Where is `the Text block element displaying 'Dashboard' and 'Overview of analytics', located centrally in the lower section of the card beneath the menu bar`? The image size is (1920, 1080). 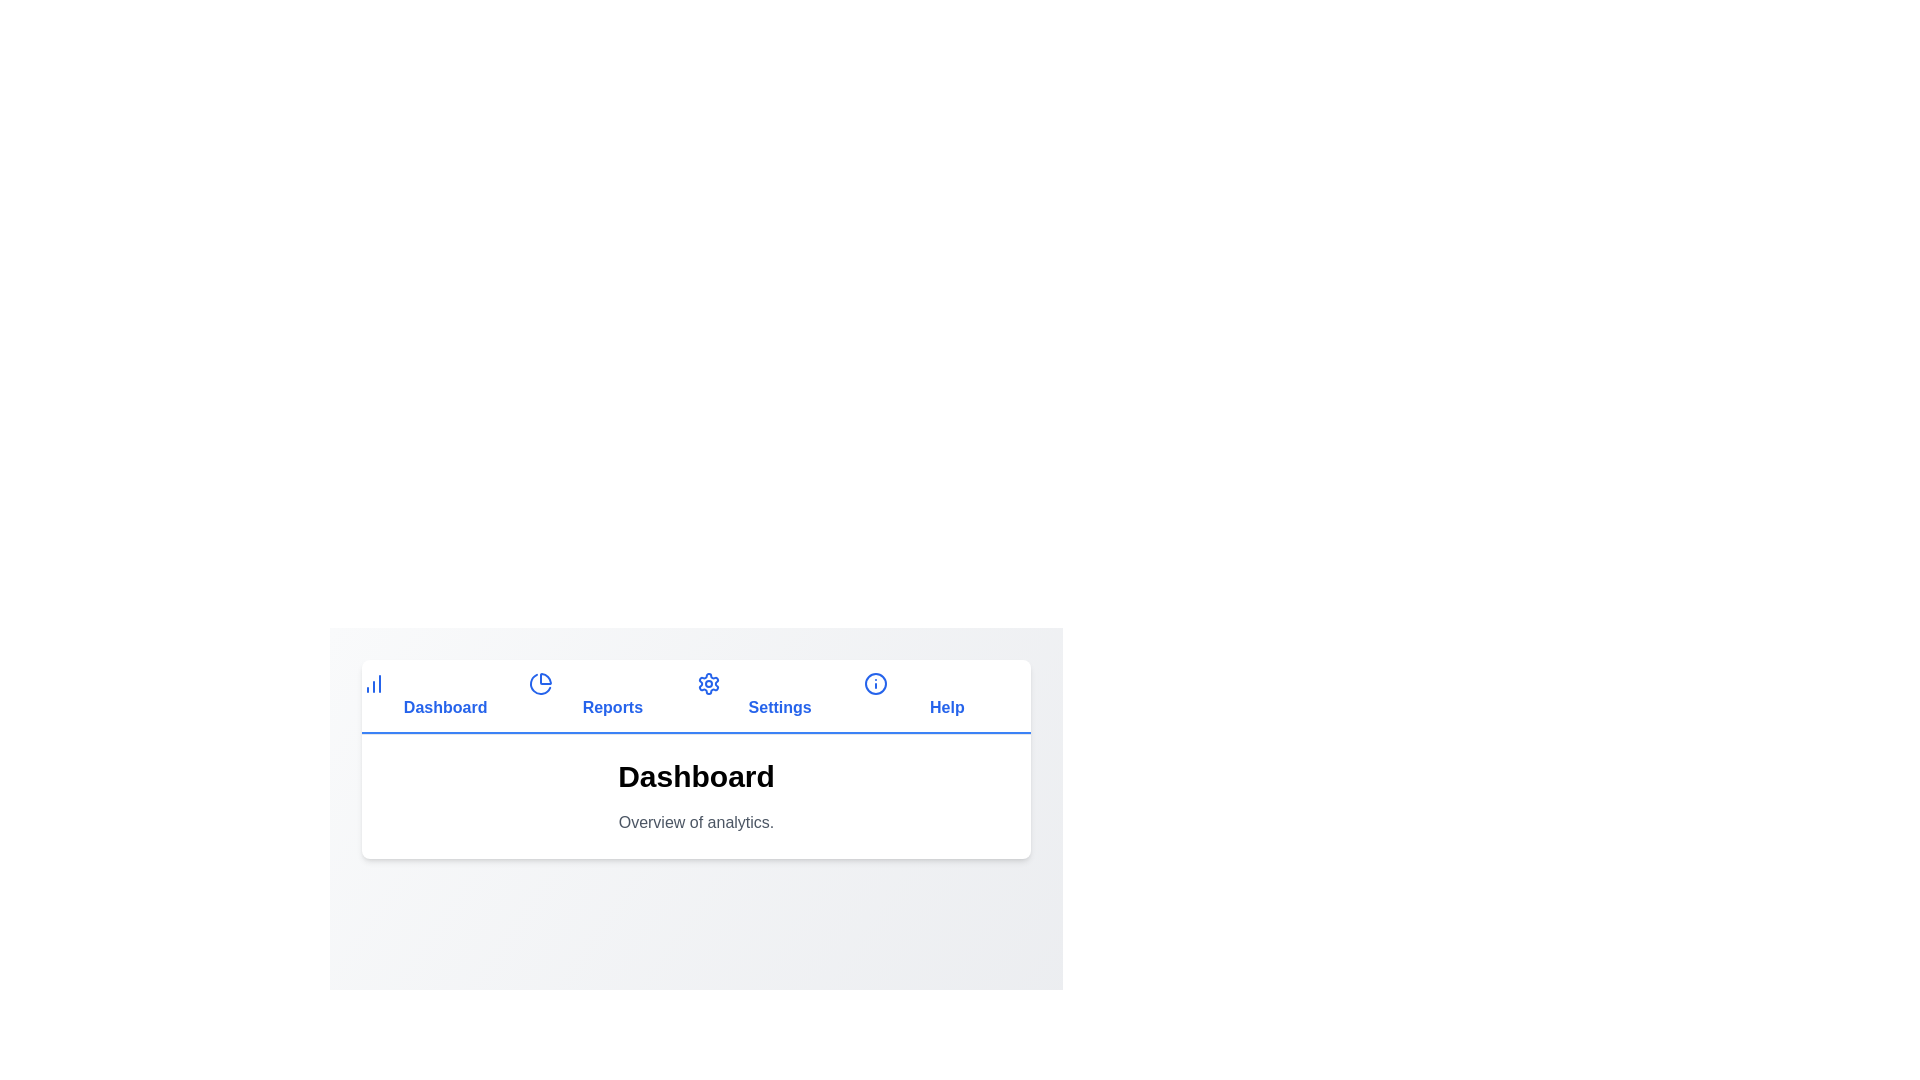
the Text block element displaying 'Dashboard' and 'Overview of analytics', located centrally in the lower section of the card beneath the menu bar is located at coordinates (696, 796).